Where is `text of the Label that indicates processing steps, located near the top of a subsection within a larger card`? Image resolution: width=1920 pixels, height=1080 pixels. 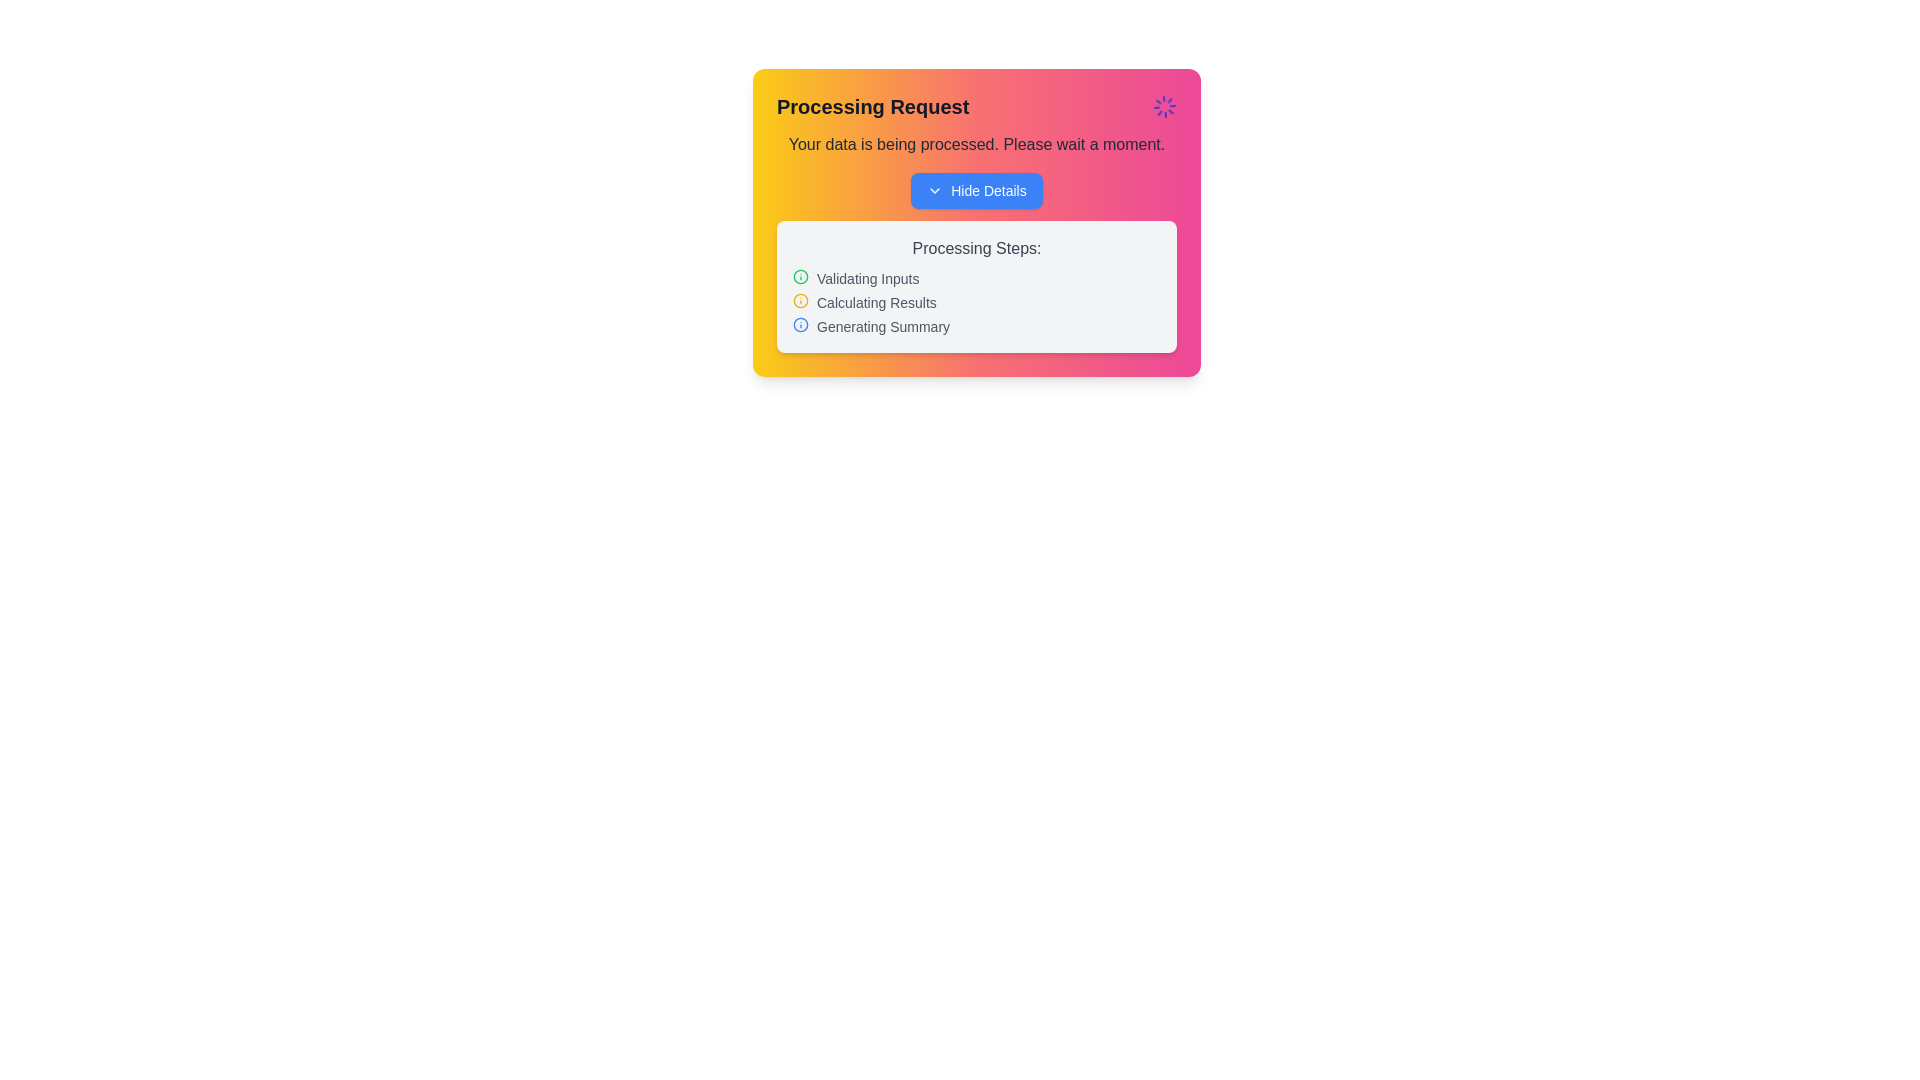
text of the Label that indicates processing steps, located near the top of a subsection within a larger card is located at coordinates (977, 248).